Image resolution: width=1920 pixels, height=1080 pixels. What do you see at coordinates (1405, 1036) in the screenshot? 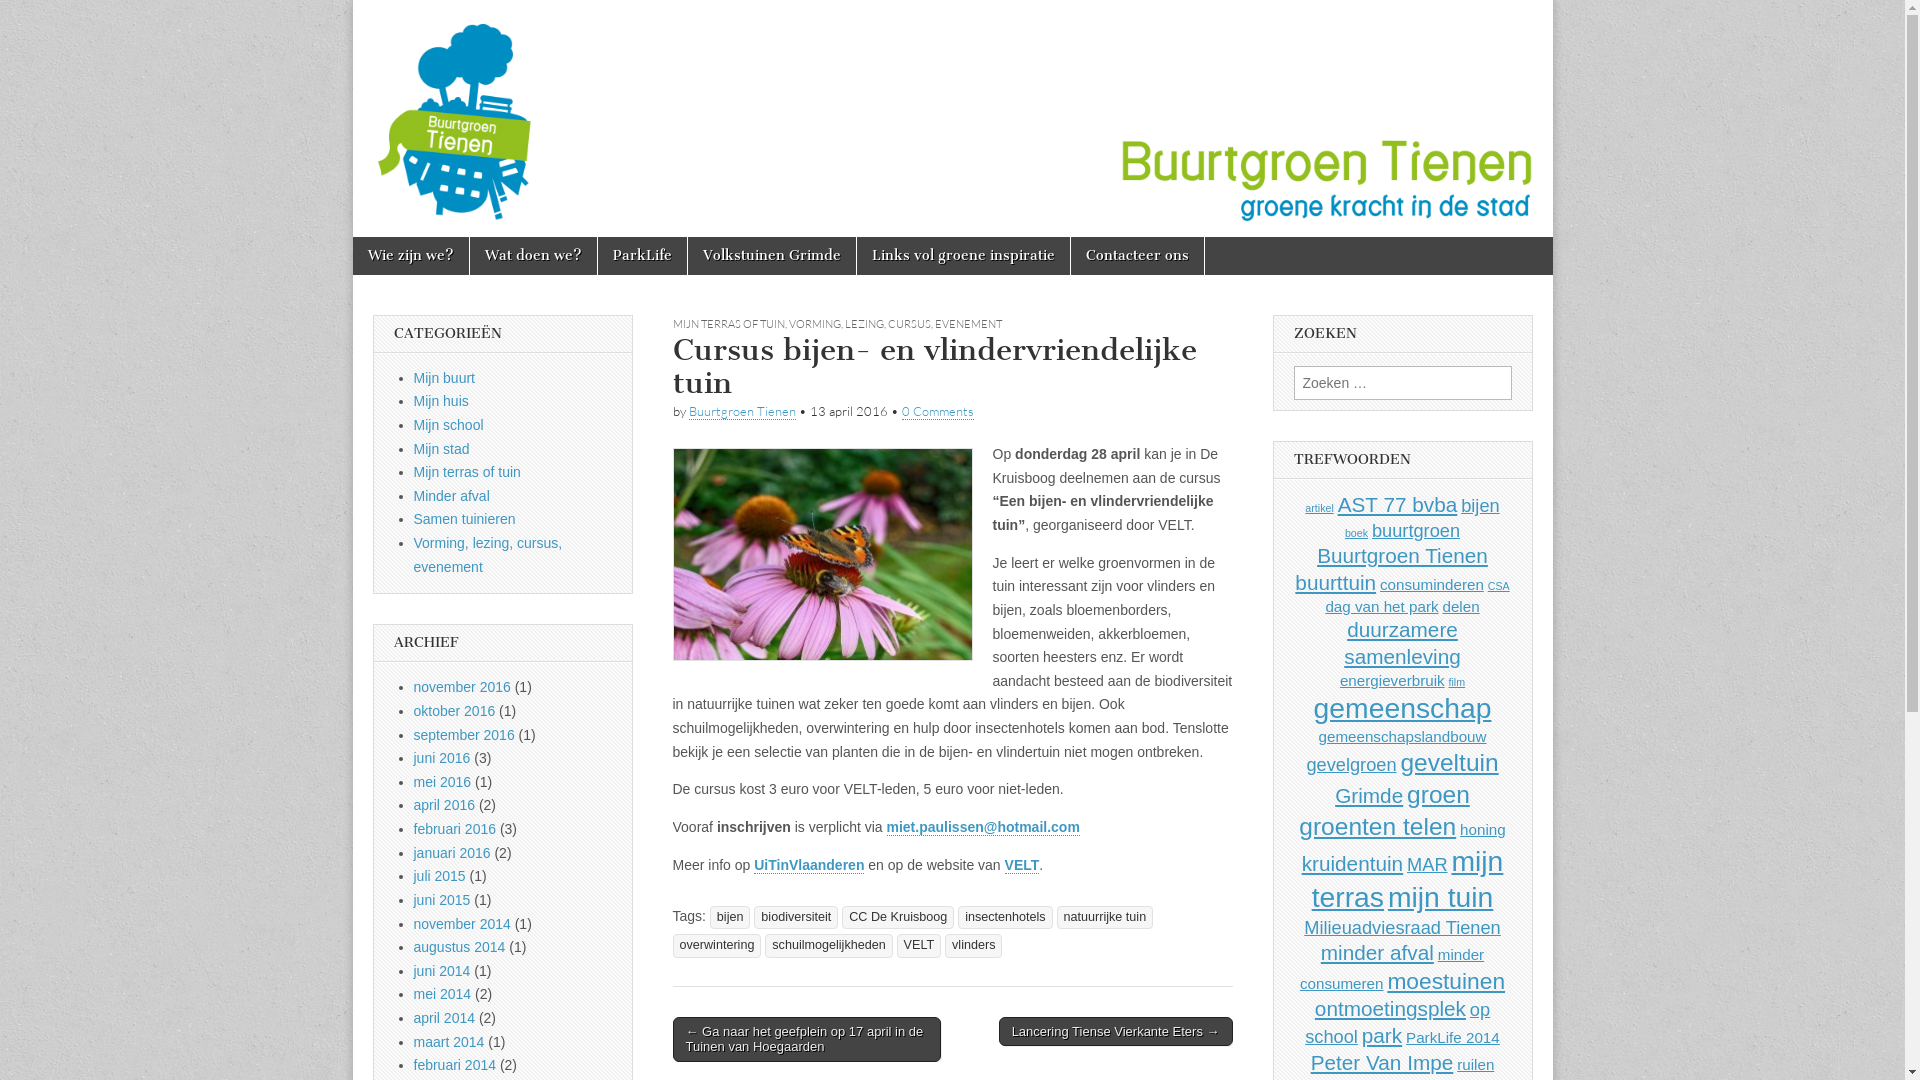
I see `'ParkLife 2014'` at bounding box center [1405, 1036].